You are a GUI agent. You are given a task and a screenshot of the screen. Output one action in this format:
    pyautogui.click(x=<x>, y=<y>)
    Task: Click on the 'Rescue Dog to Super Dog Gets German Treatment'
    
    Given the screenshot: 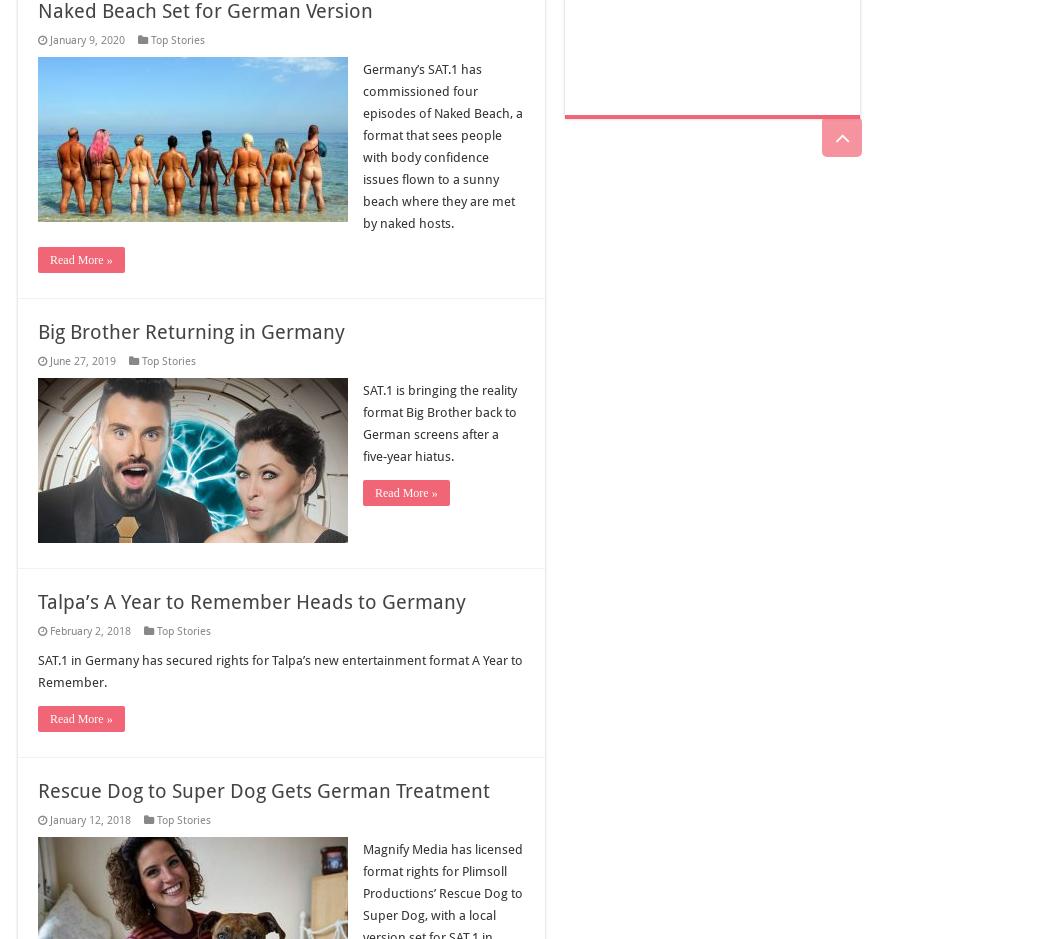 What is the action you would take?
    pyautogui.click(x=262, y=790)
    